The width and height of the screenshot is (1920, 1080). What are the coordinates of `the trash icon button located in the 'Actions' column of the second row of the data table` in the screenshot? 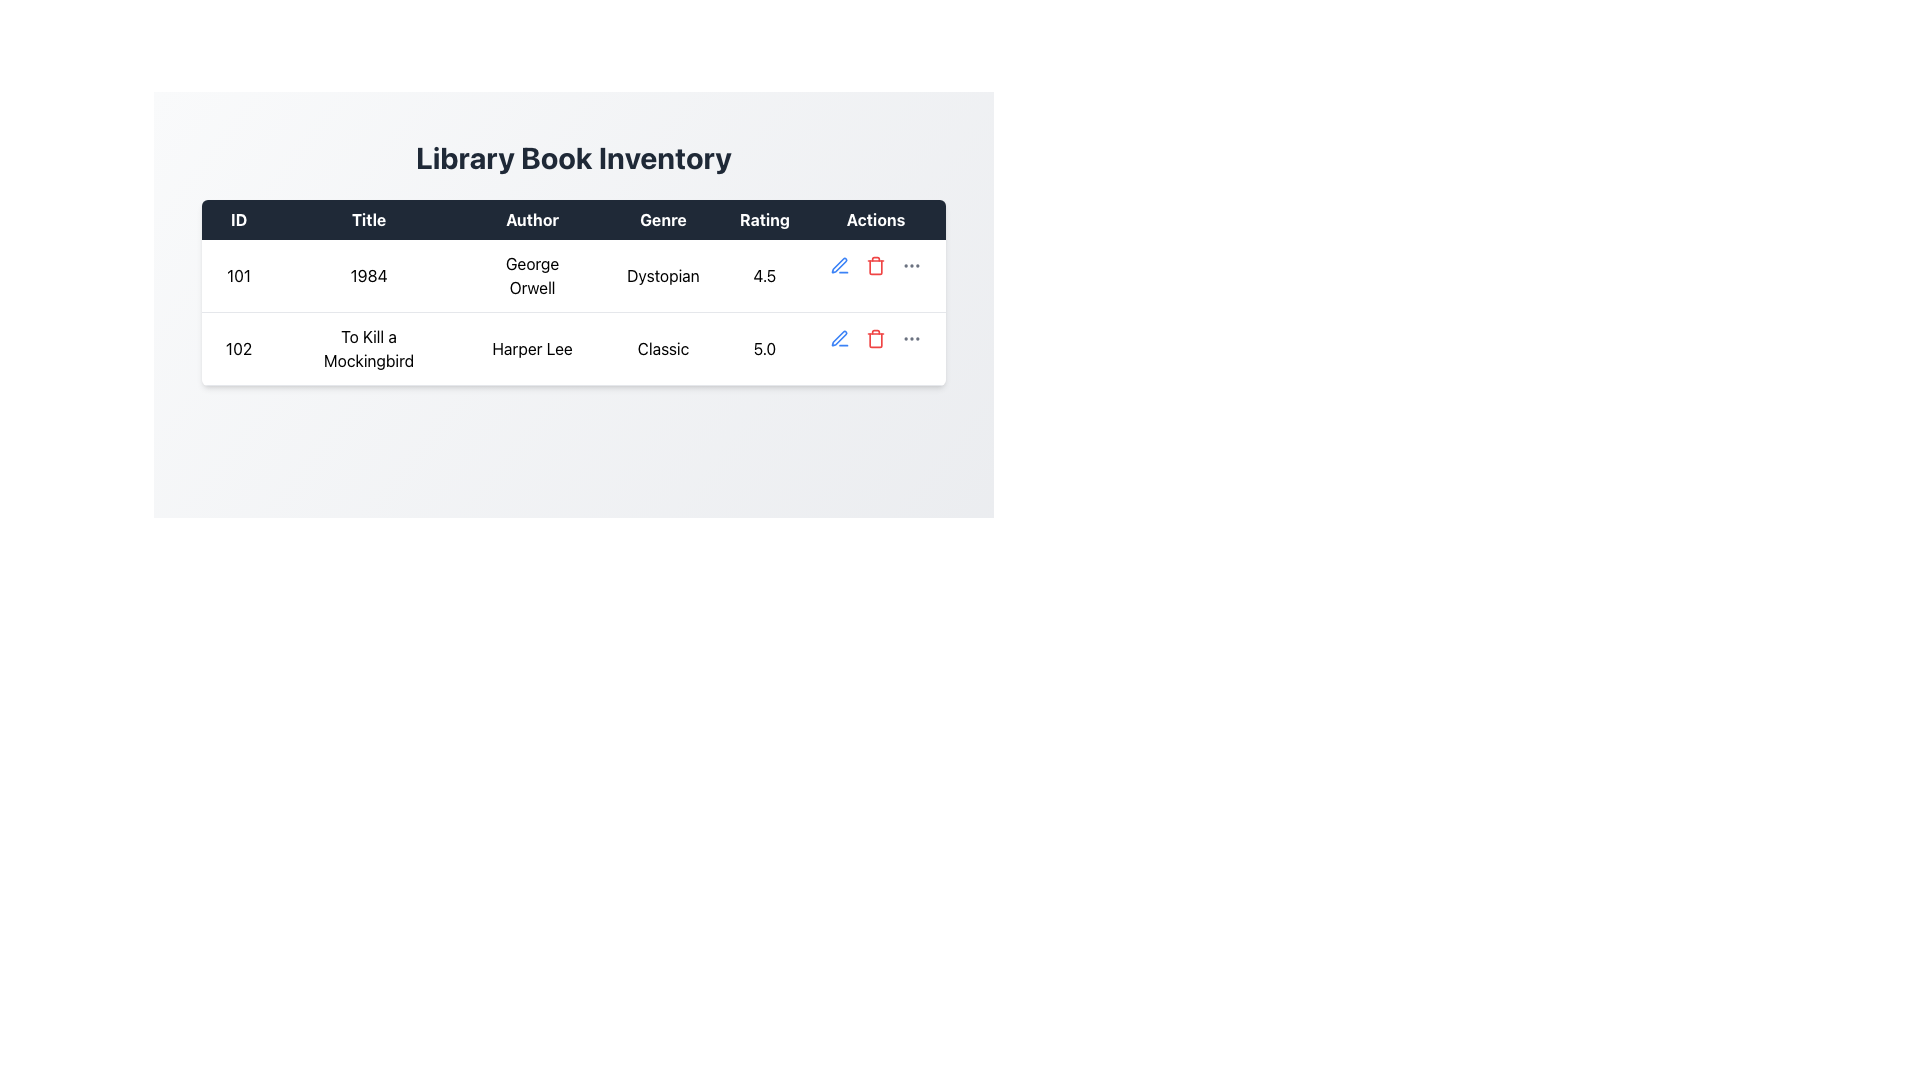 It's located at (875, 335).